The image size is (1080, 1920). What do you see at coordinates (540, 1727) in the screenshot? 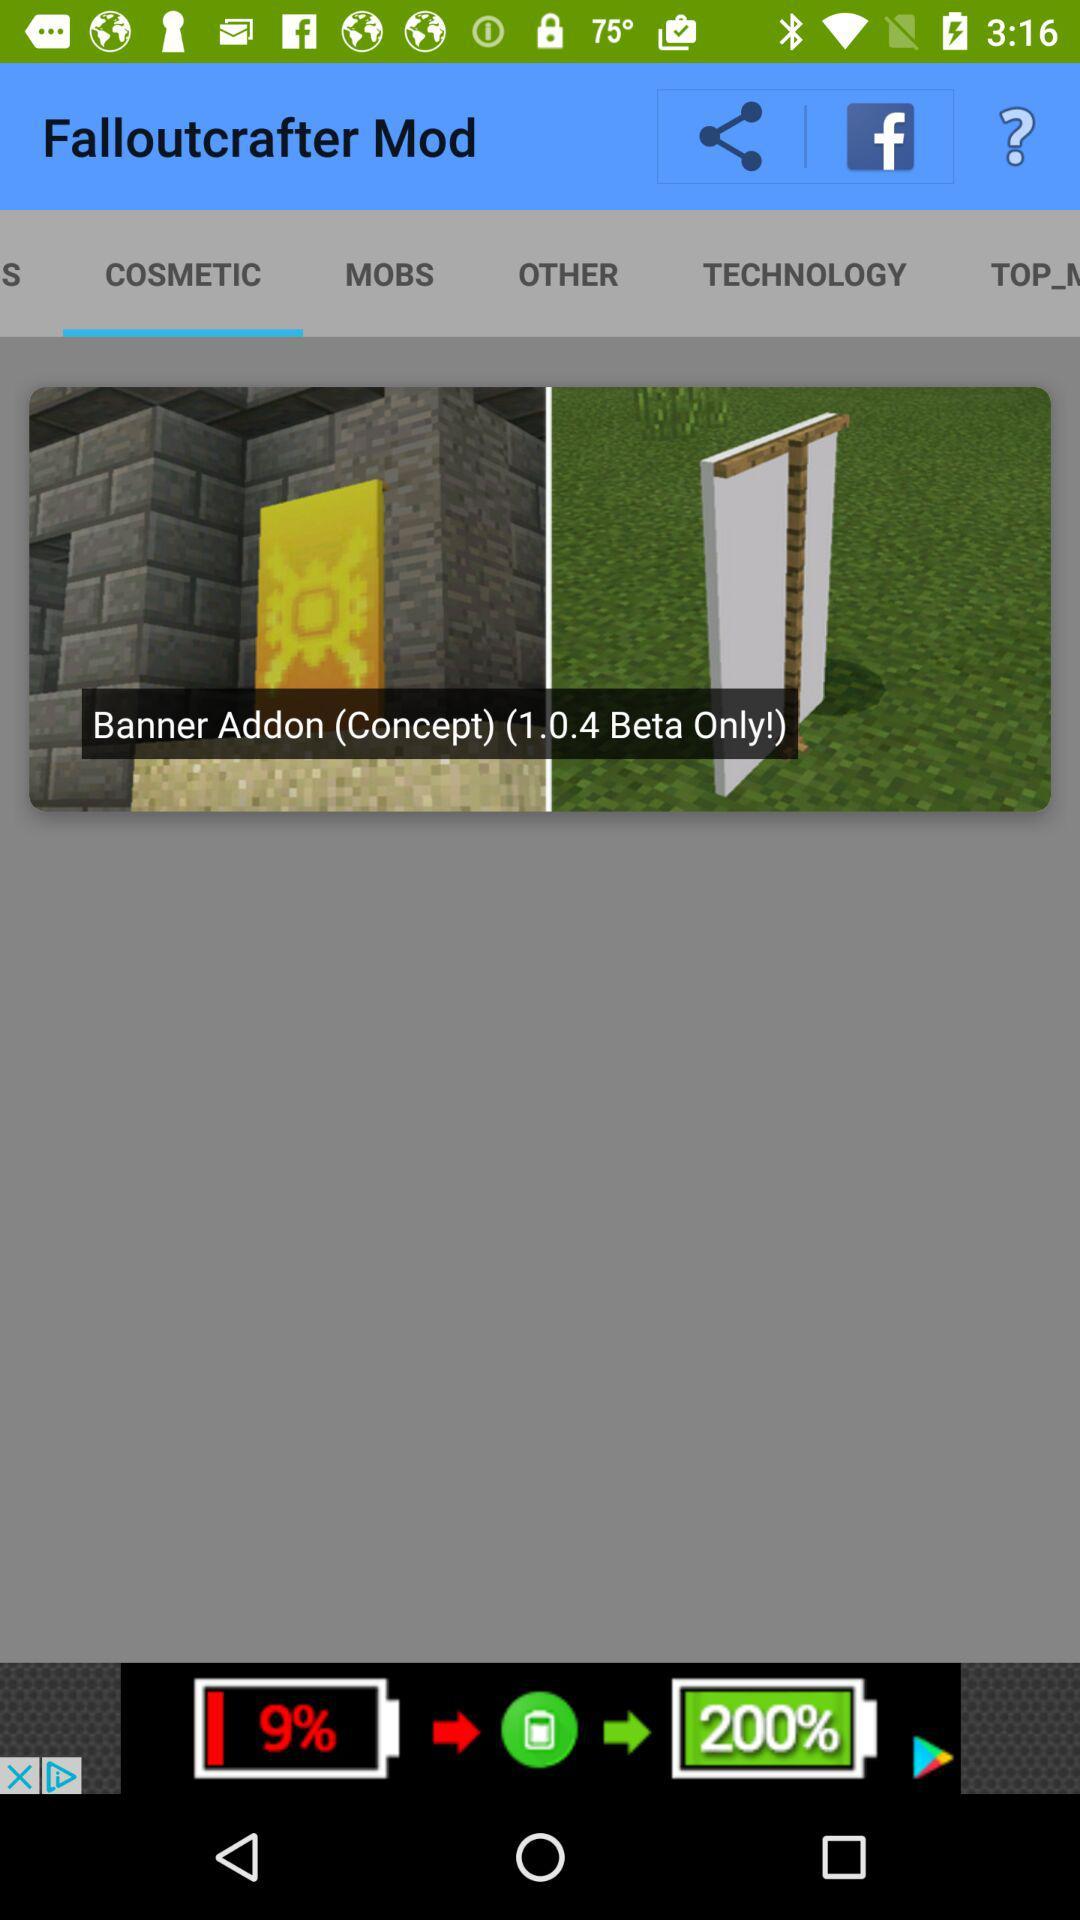
I see `open advertisement` at bounding box center [540, 1727].